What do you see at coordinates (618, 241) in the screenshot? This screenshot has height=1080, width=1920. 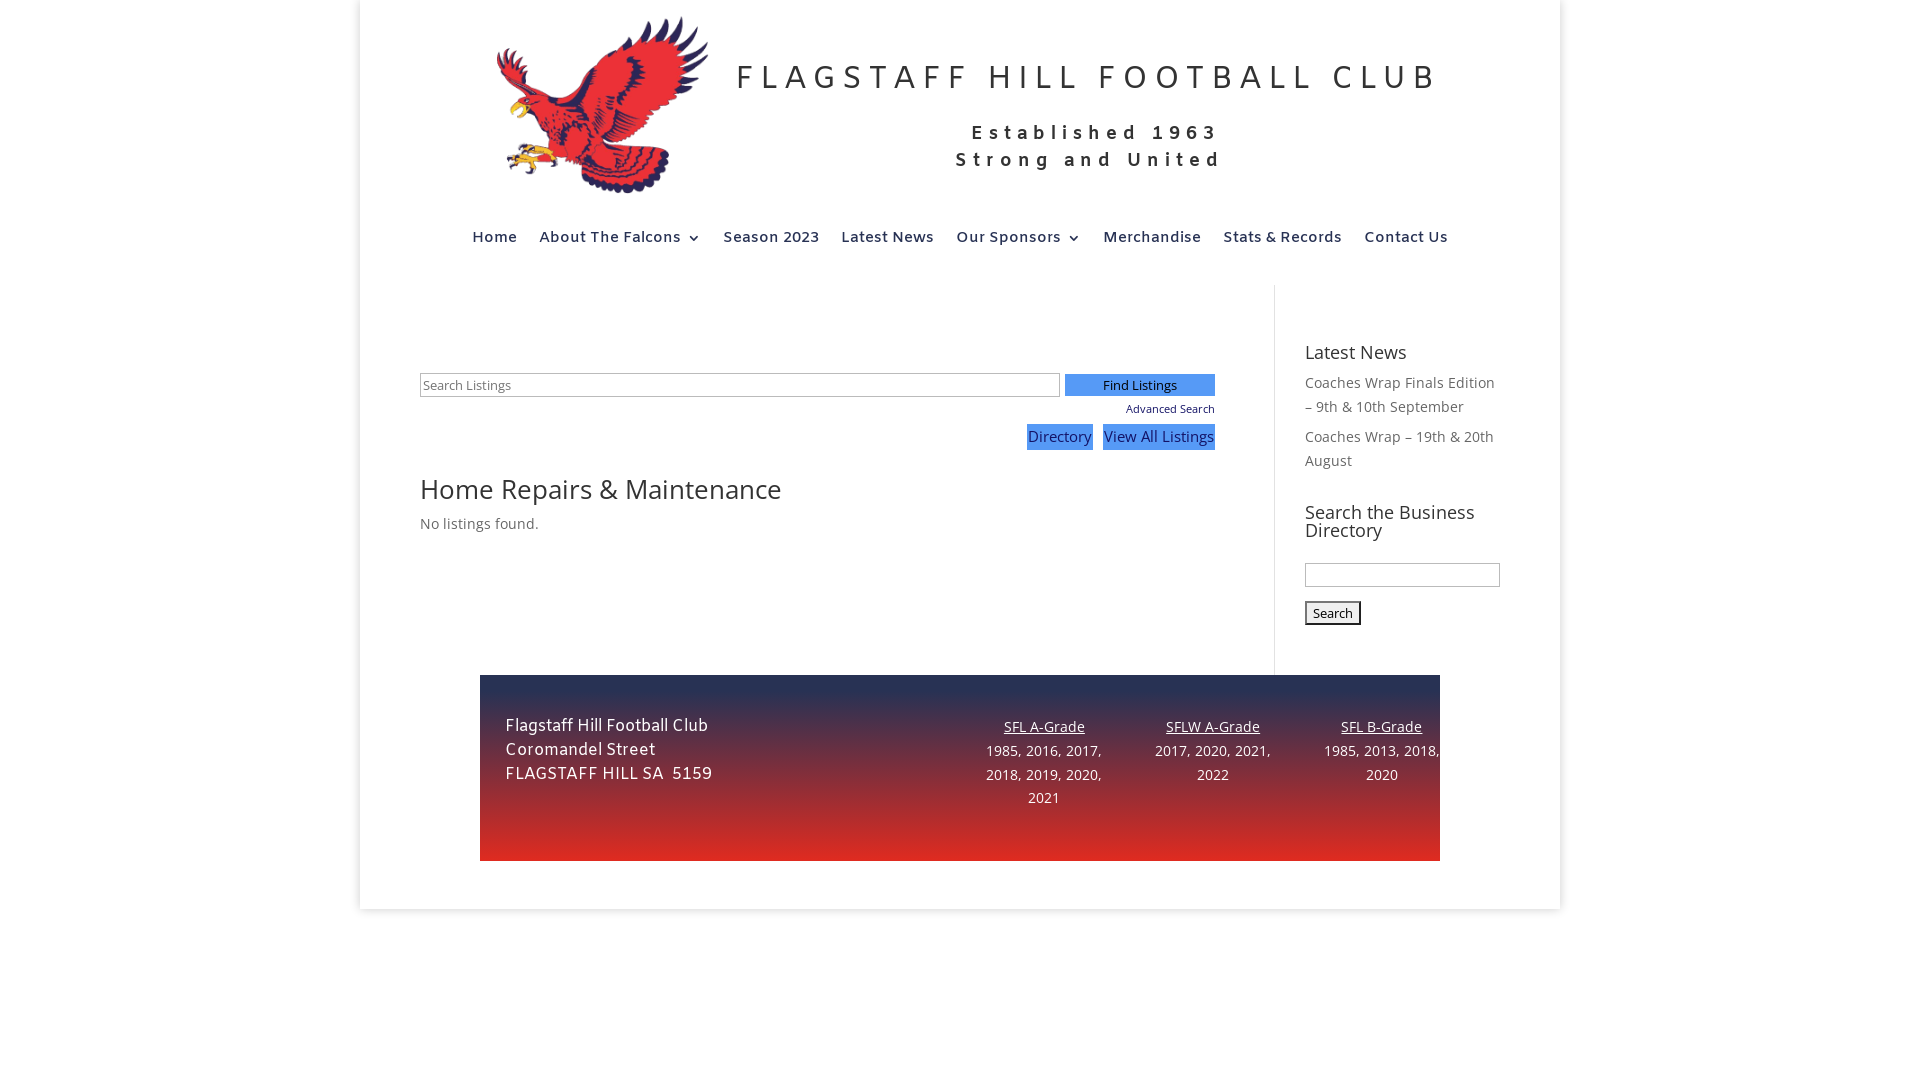 I see `'About The Falcons'` at bounding box center [618, 241].